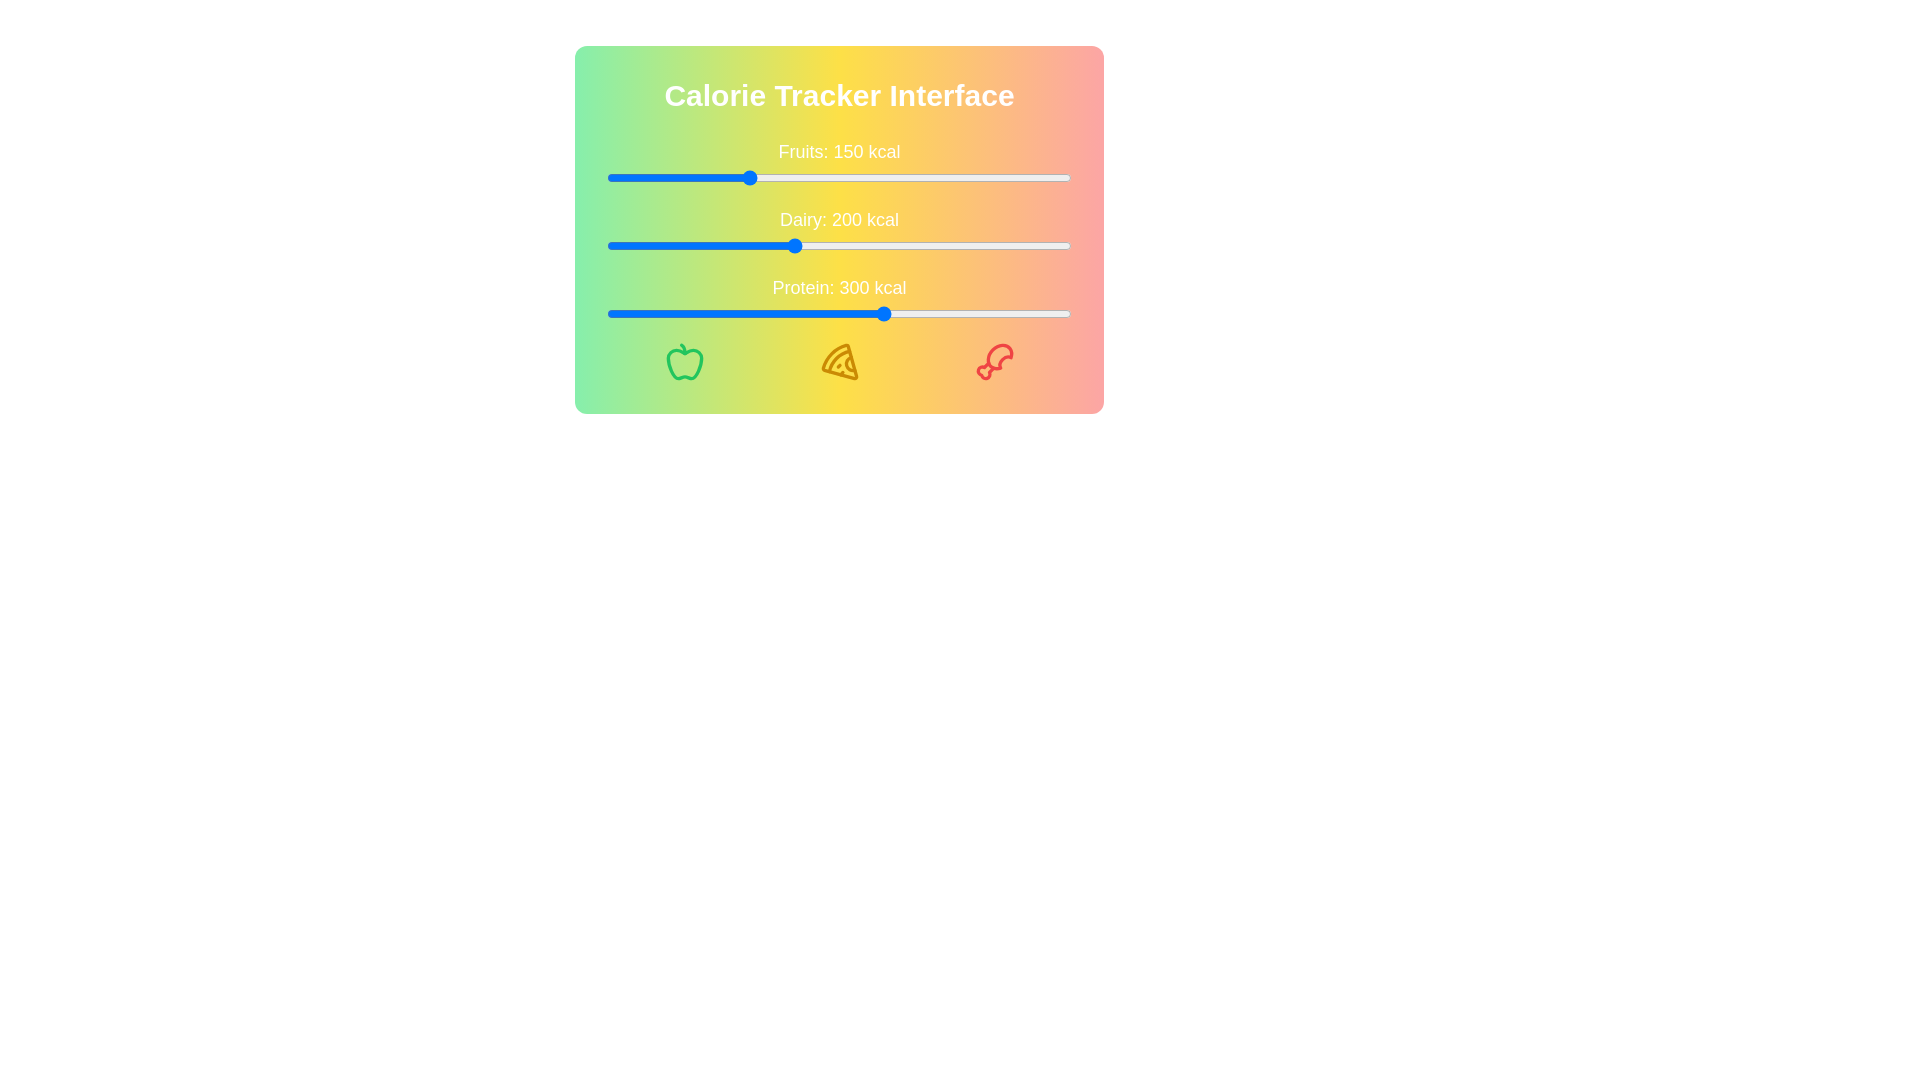 The height and width of the screenshot is (1080, 1920). I want to click on the Protein slider to 129 kcal, so click(725, 313).